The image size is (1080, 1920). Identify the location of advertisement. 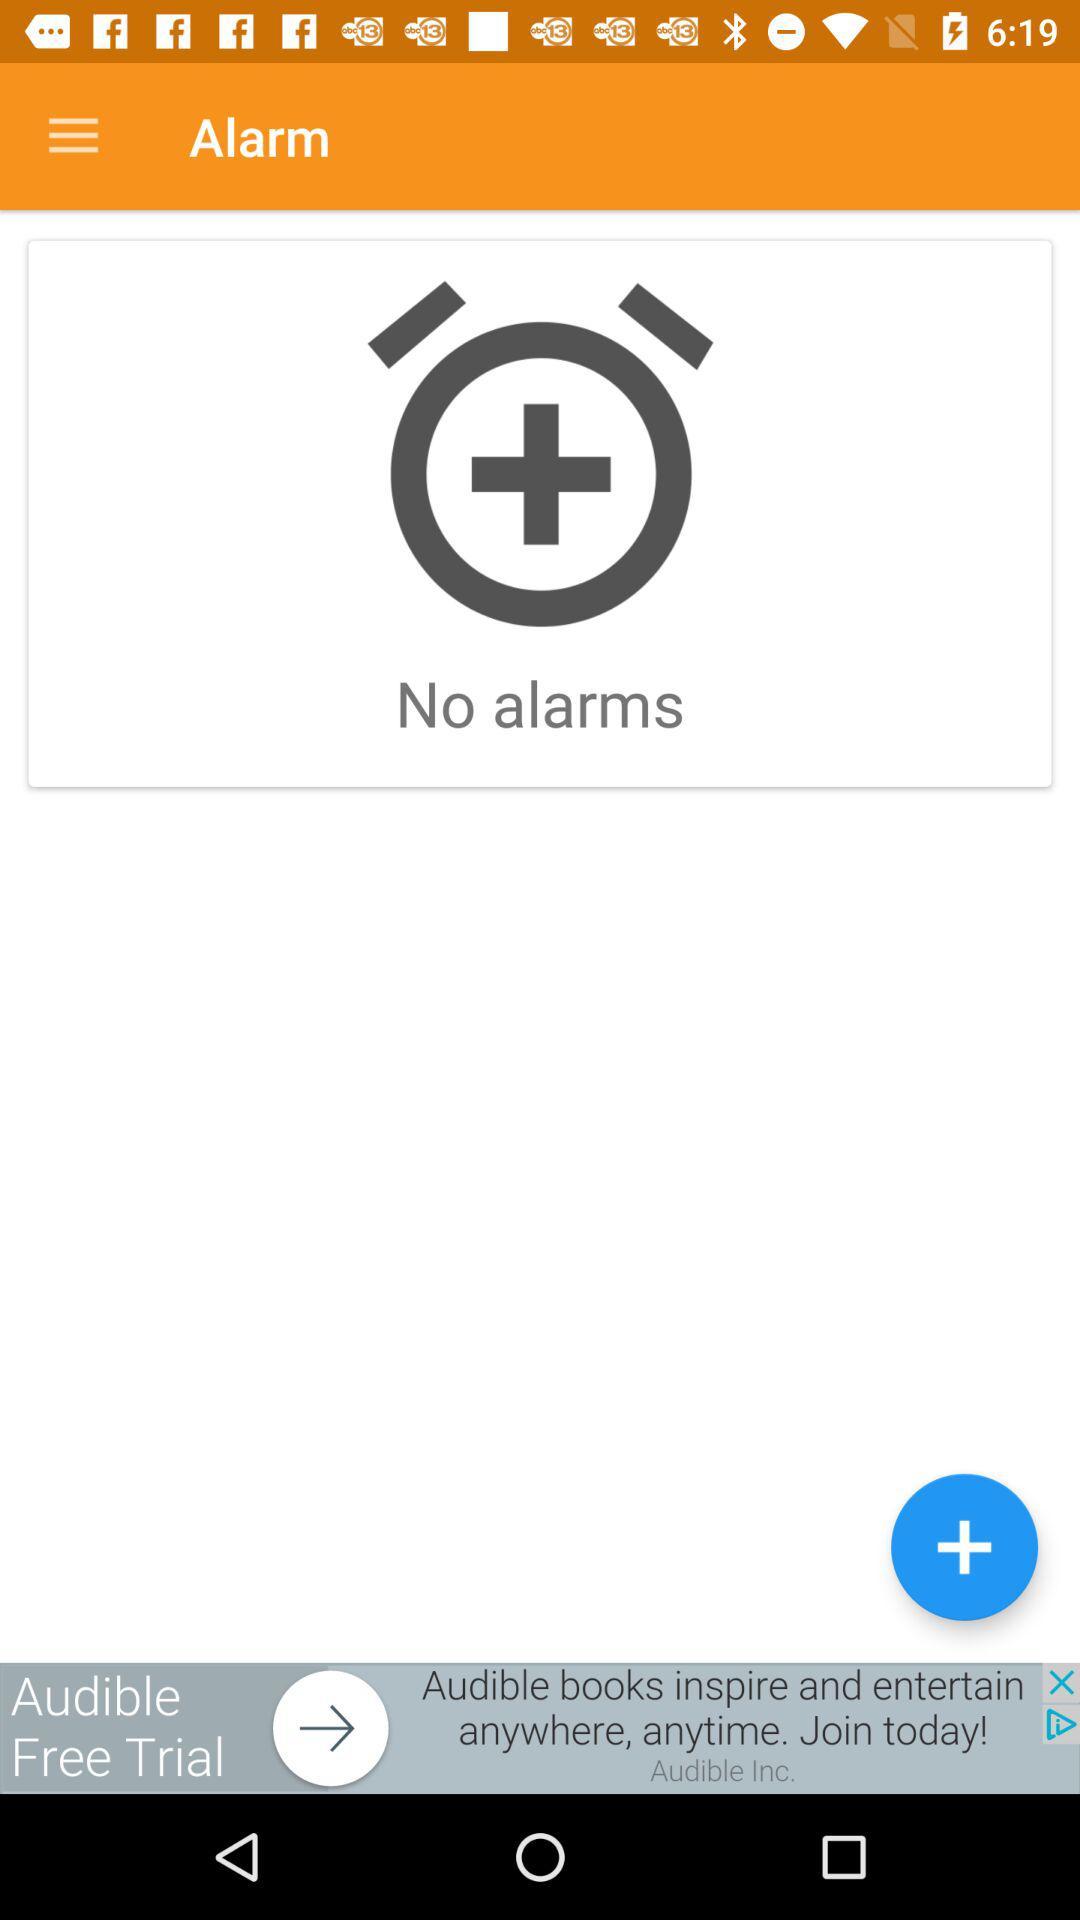
(540, 1727).